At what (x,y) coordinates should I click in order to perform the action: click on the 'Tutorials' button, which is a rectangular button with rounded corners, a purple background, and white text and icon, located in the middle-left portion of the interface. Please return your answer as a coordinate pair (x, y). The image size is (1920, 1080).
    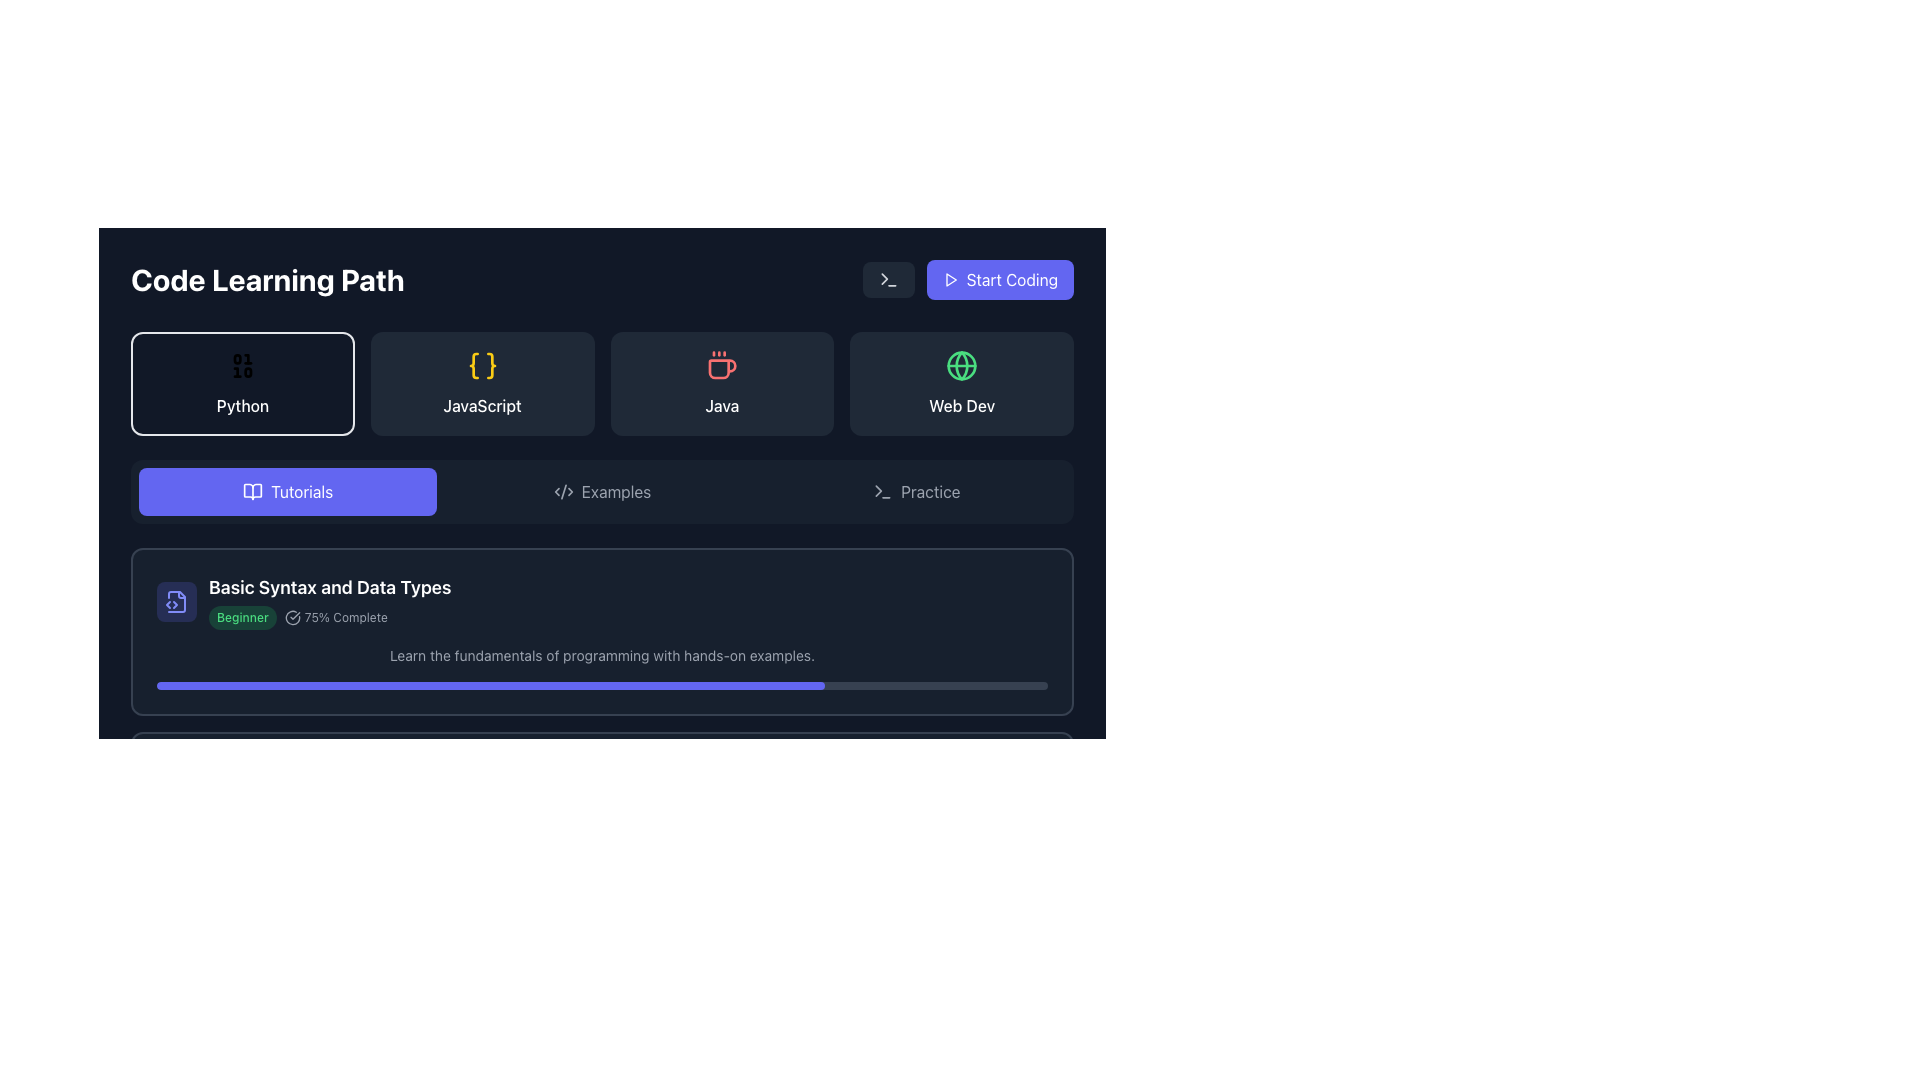
    Looking at the image, I should click on (287, 492).